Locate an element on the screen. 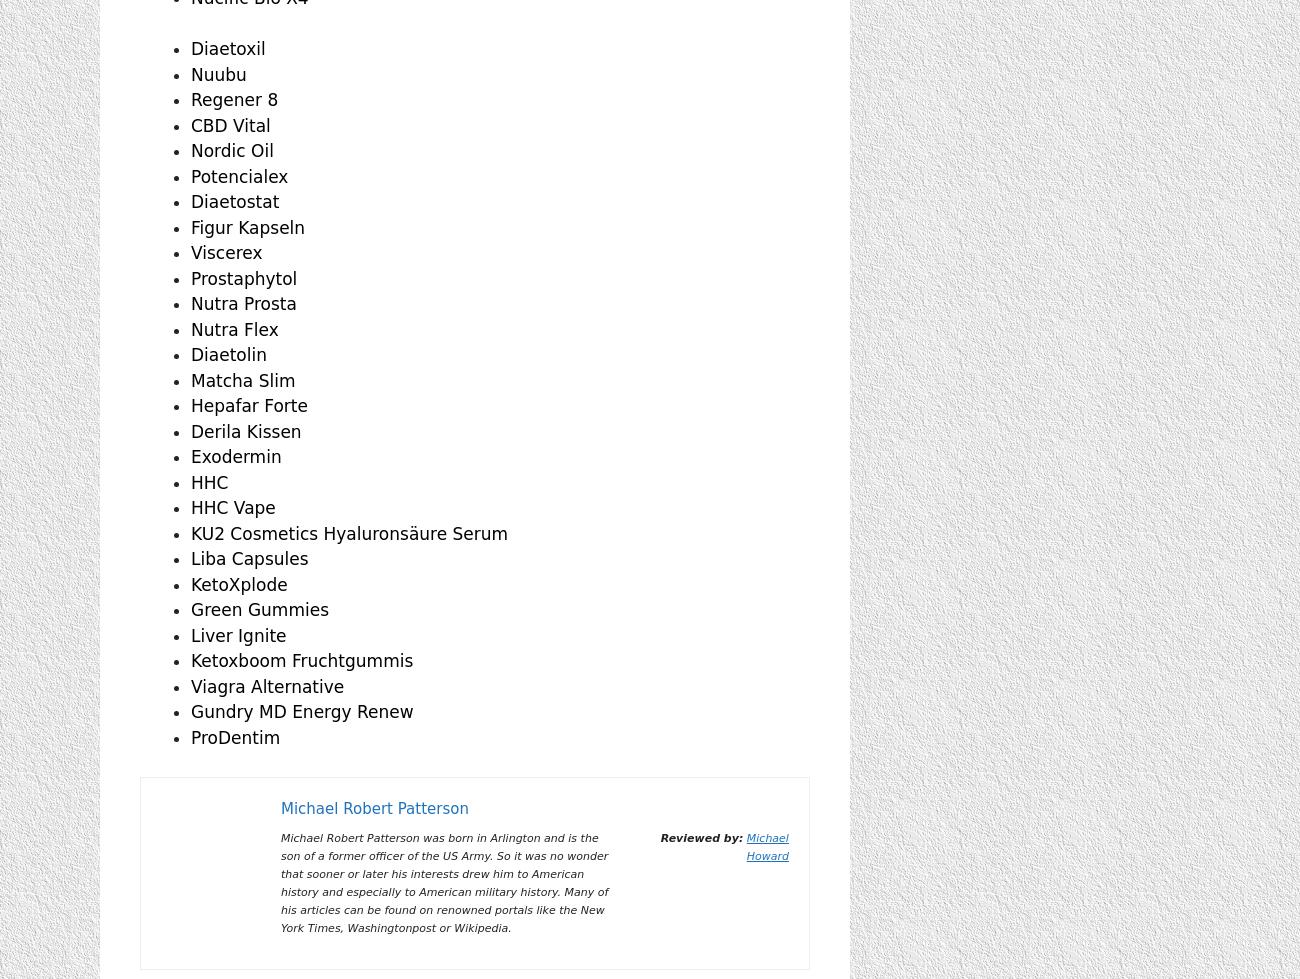 Image resolution: width=1300 pixels, height=979 pixels. 'KU2 Cosmetics Hyaluronsäure Serum' is located at coordinates (348, 531).